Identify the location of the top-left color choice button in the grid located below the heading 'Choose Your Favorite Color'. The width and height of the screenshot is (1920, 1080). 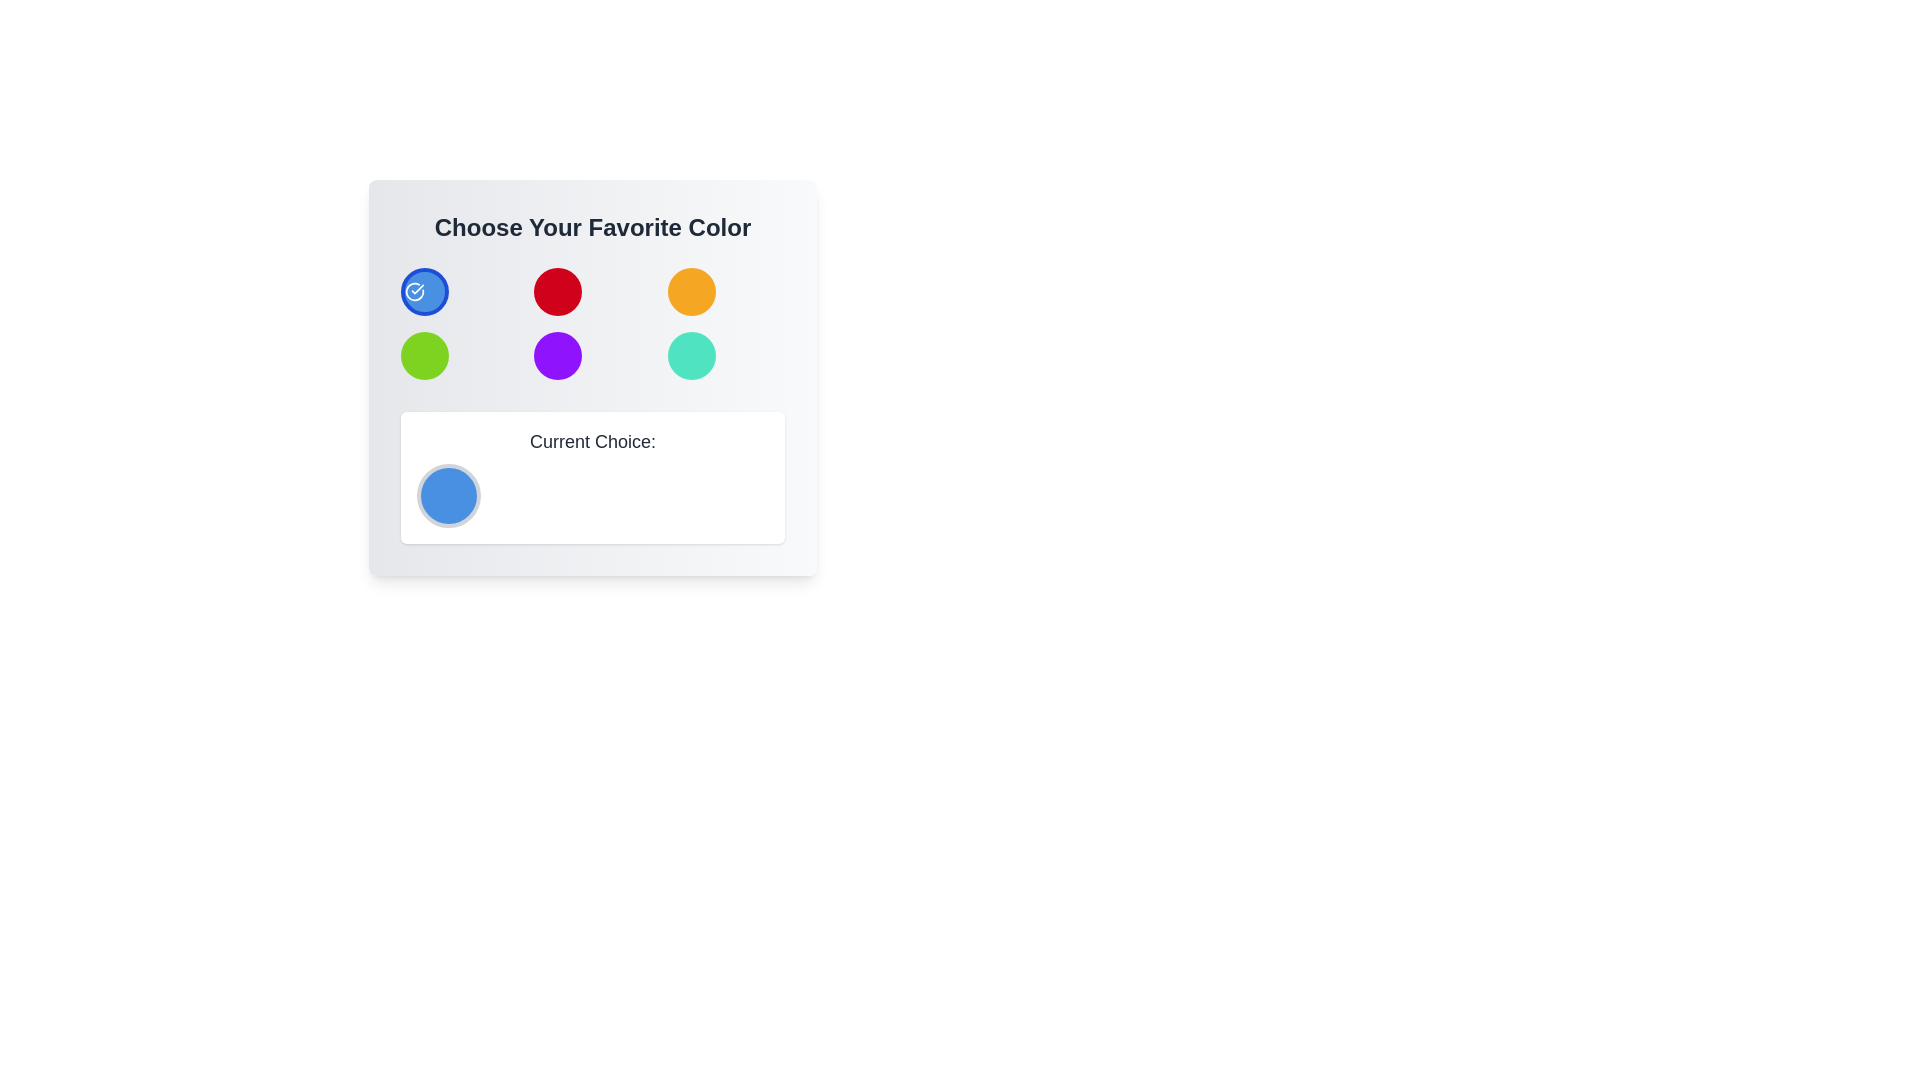
(424, 292).